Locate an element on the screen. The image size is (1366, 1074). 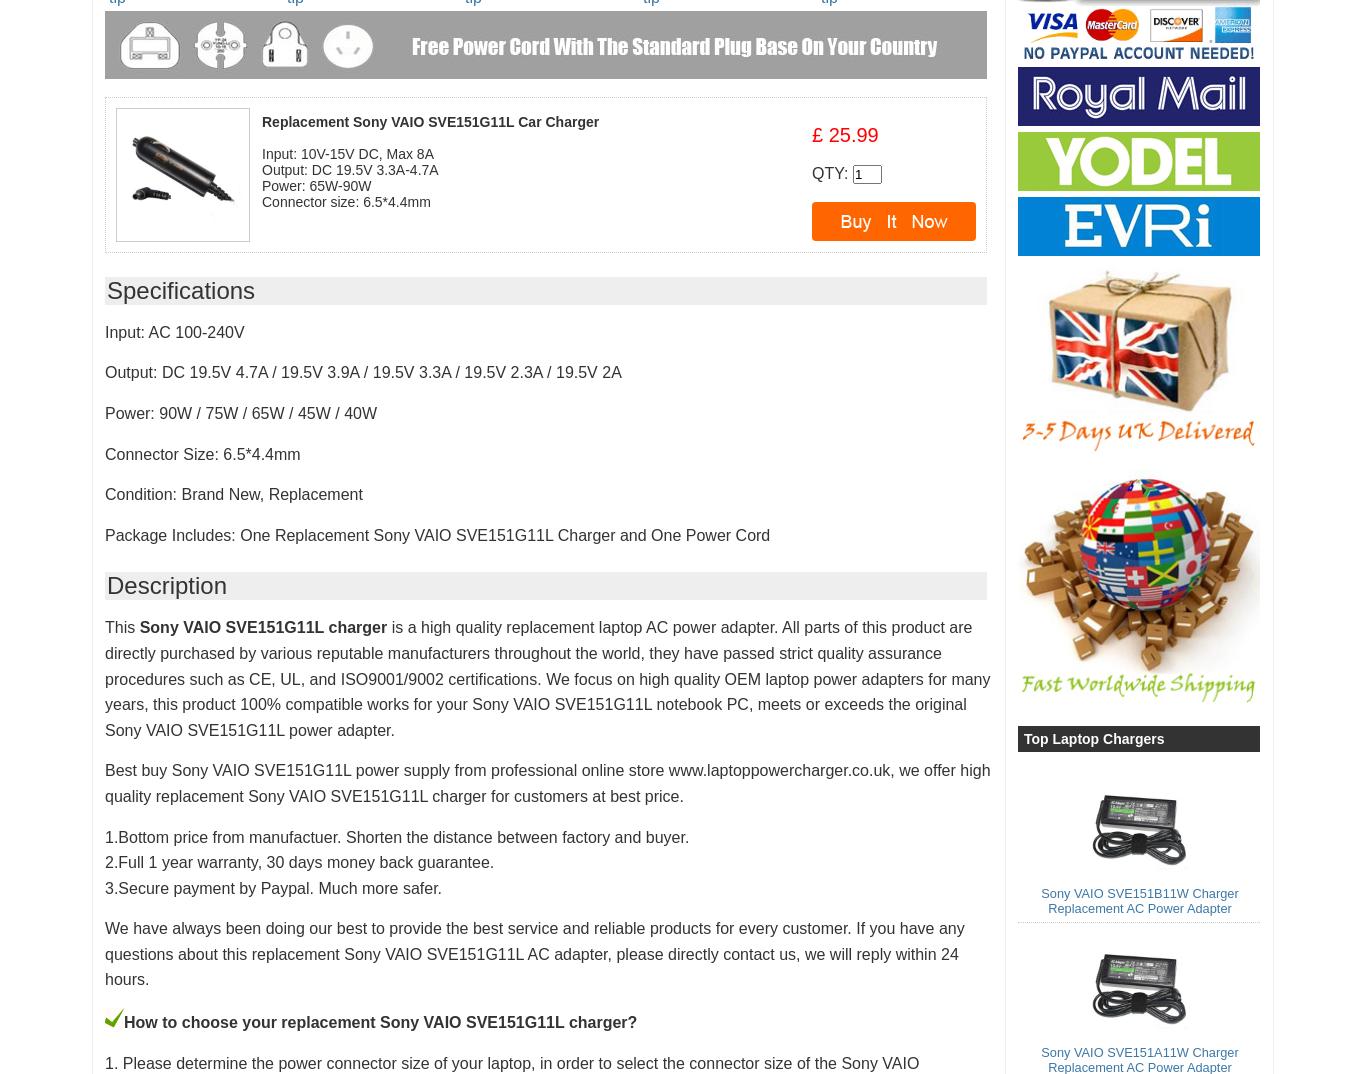
'Output: DC 19.5V 3.3A-4.7A' is located at coordinates (348, 169).